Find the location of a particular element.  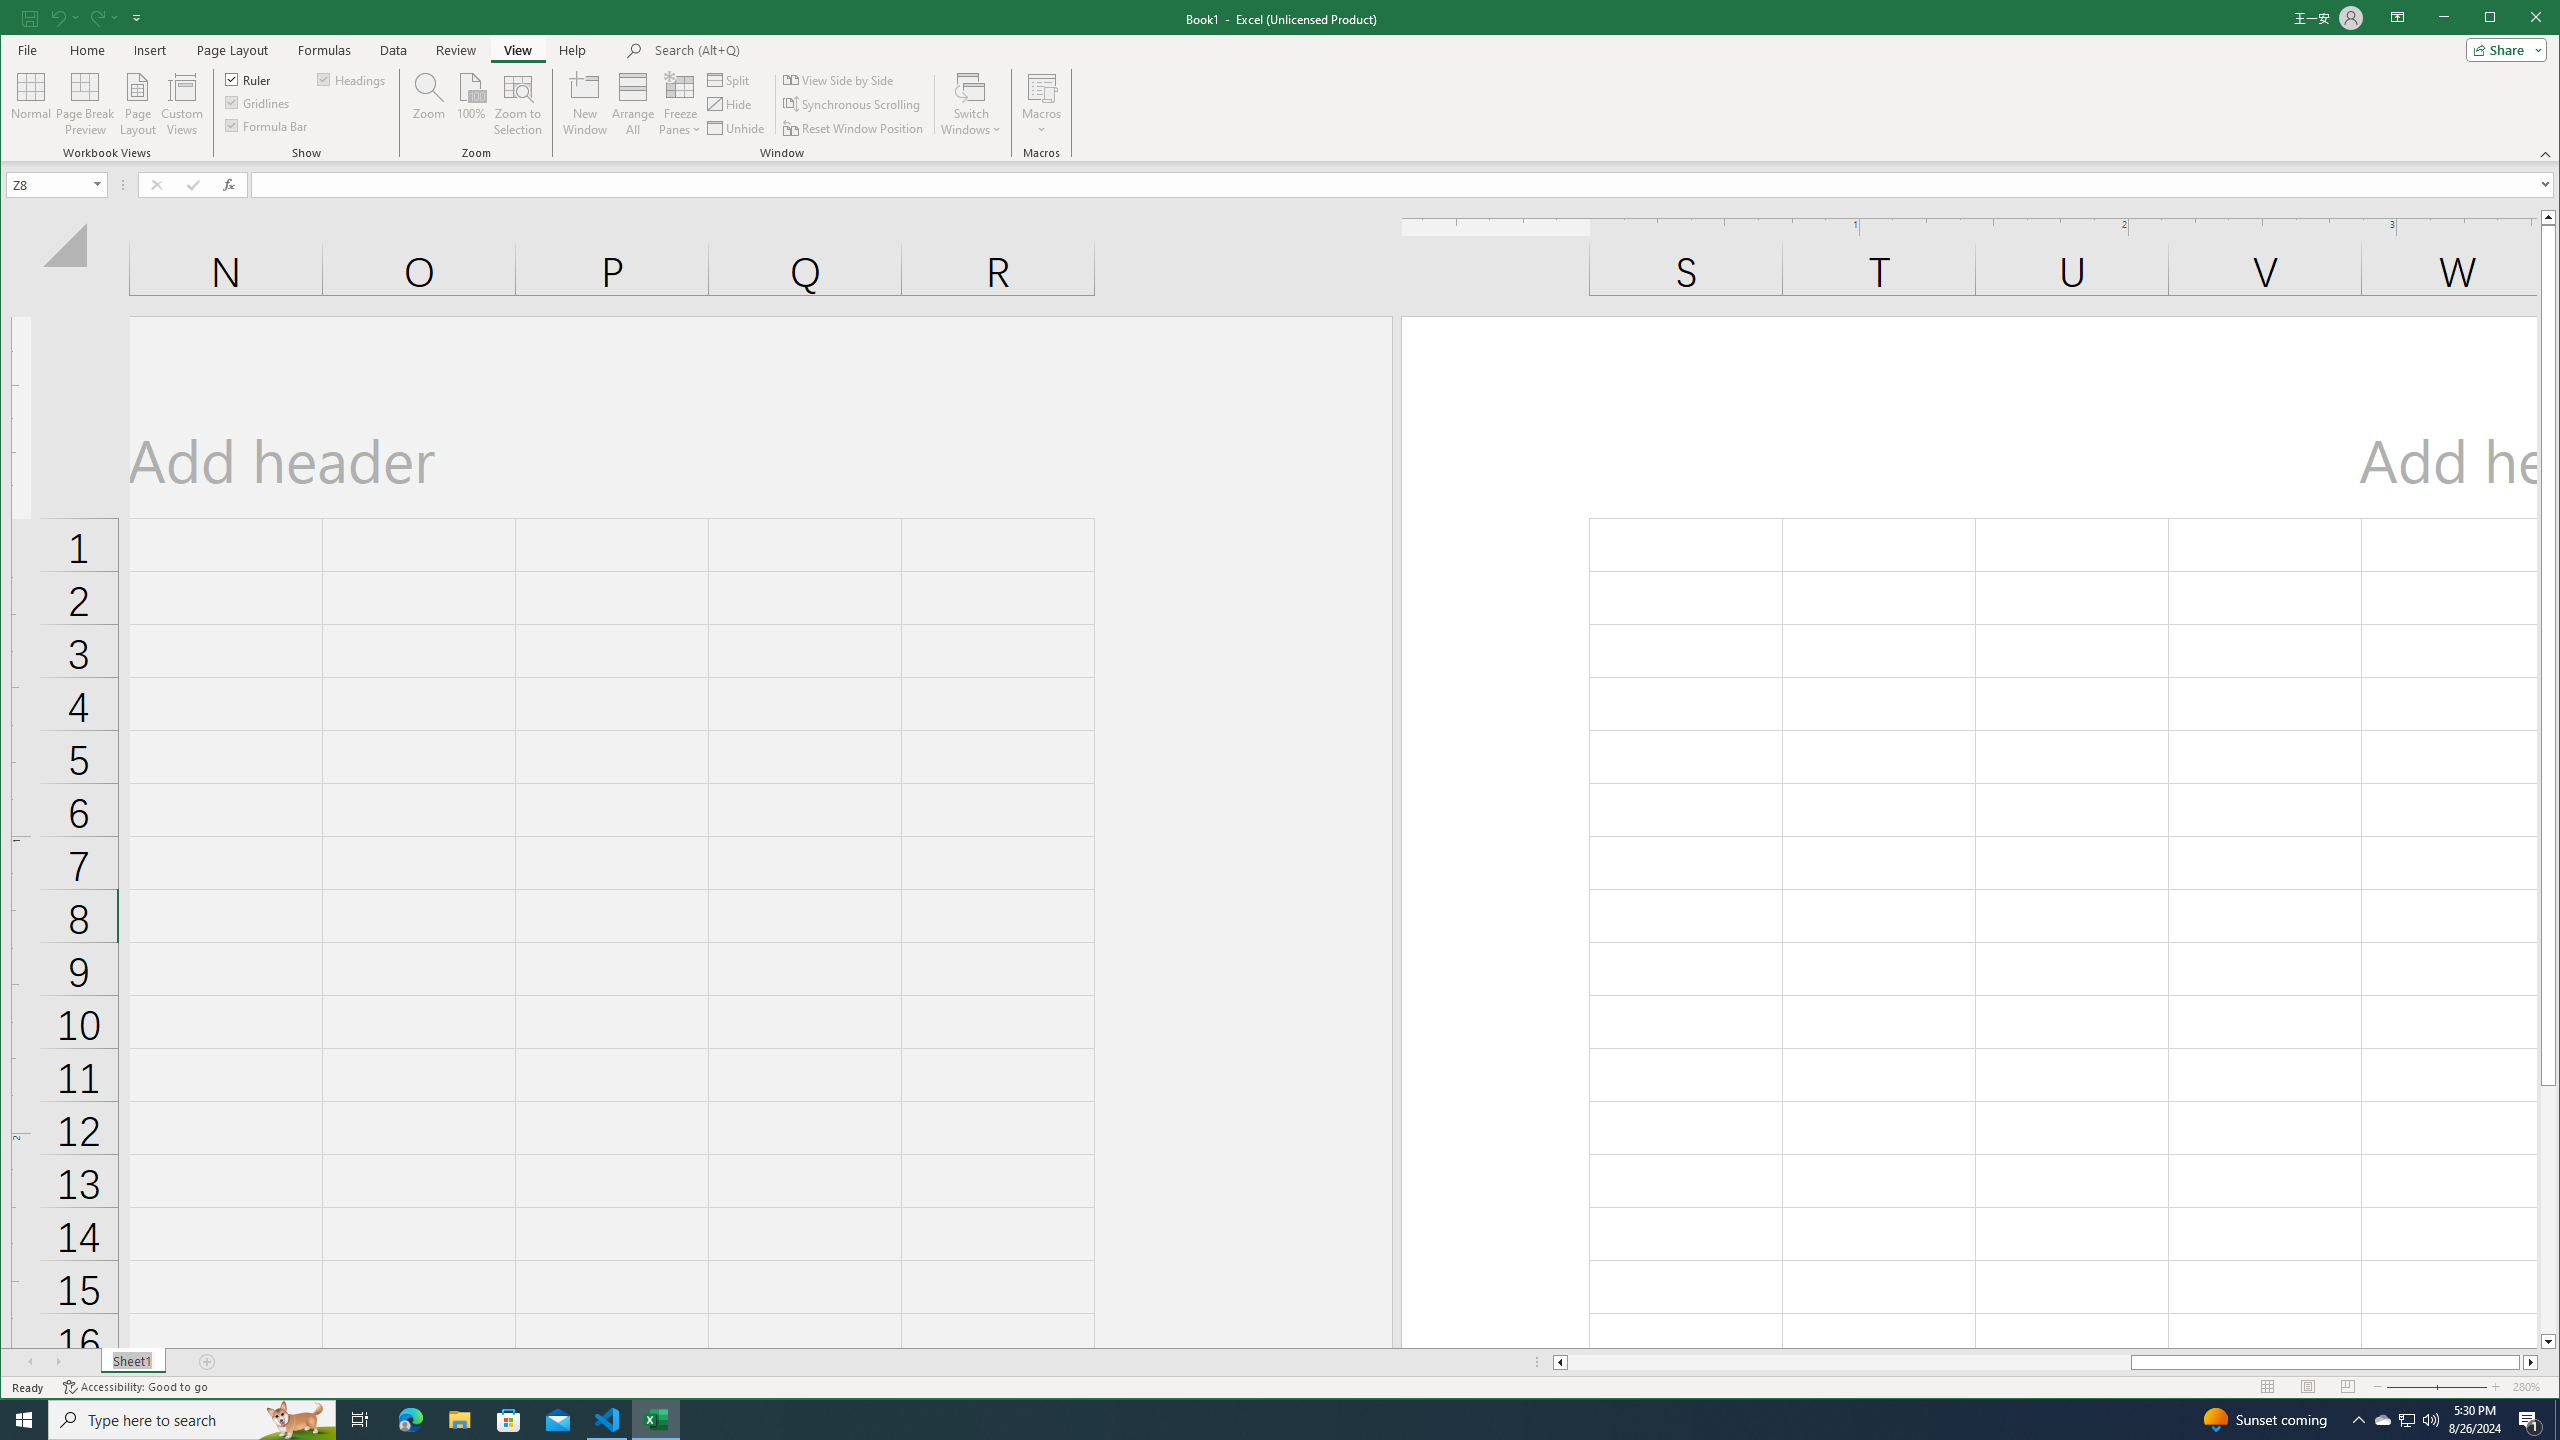

'Sunset coming' is located at coordinates (2265, 1418).